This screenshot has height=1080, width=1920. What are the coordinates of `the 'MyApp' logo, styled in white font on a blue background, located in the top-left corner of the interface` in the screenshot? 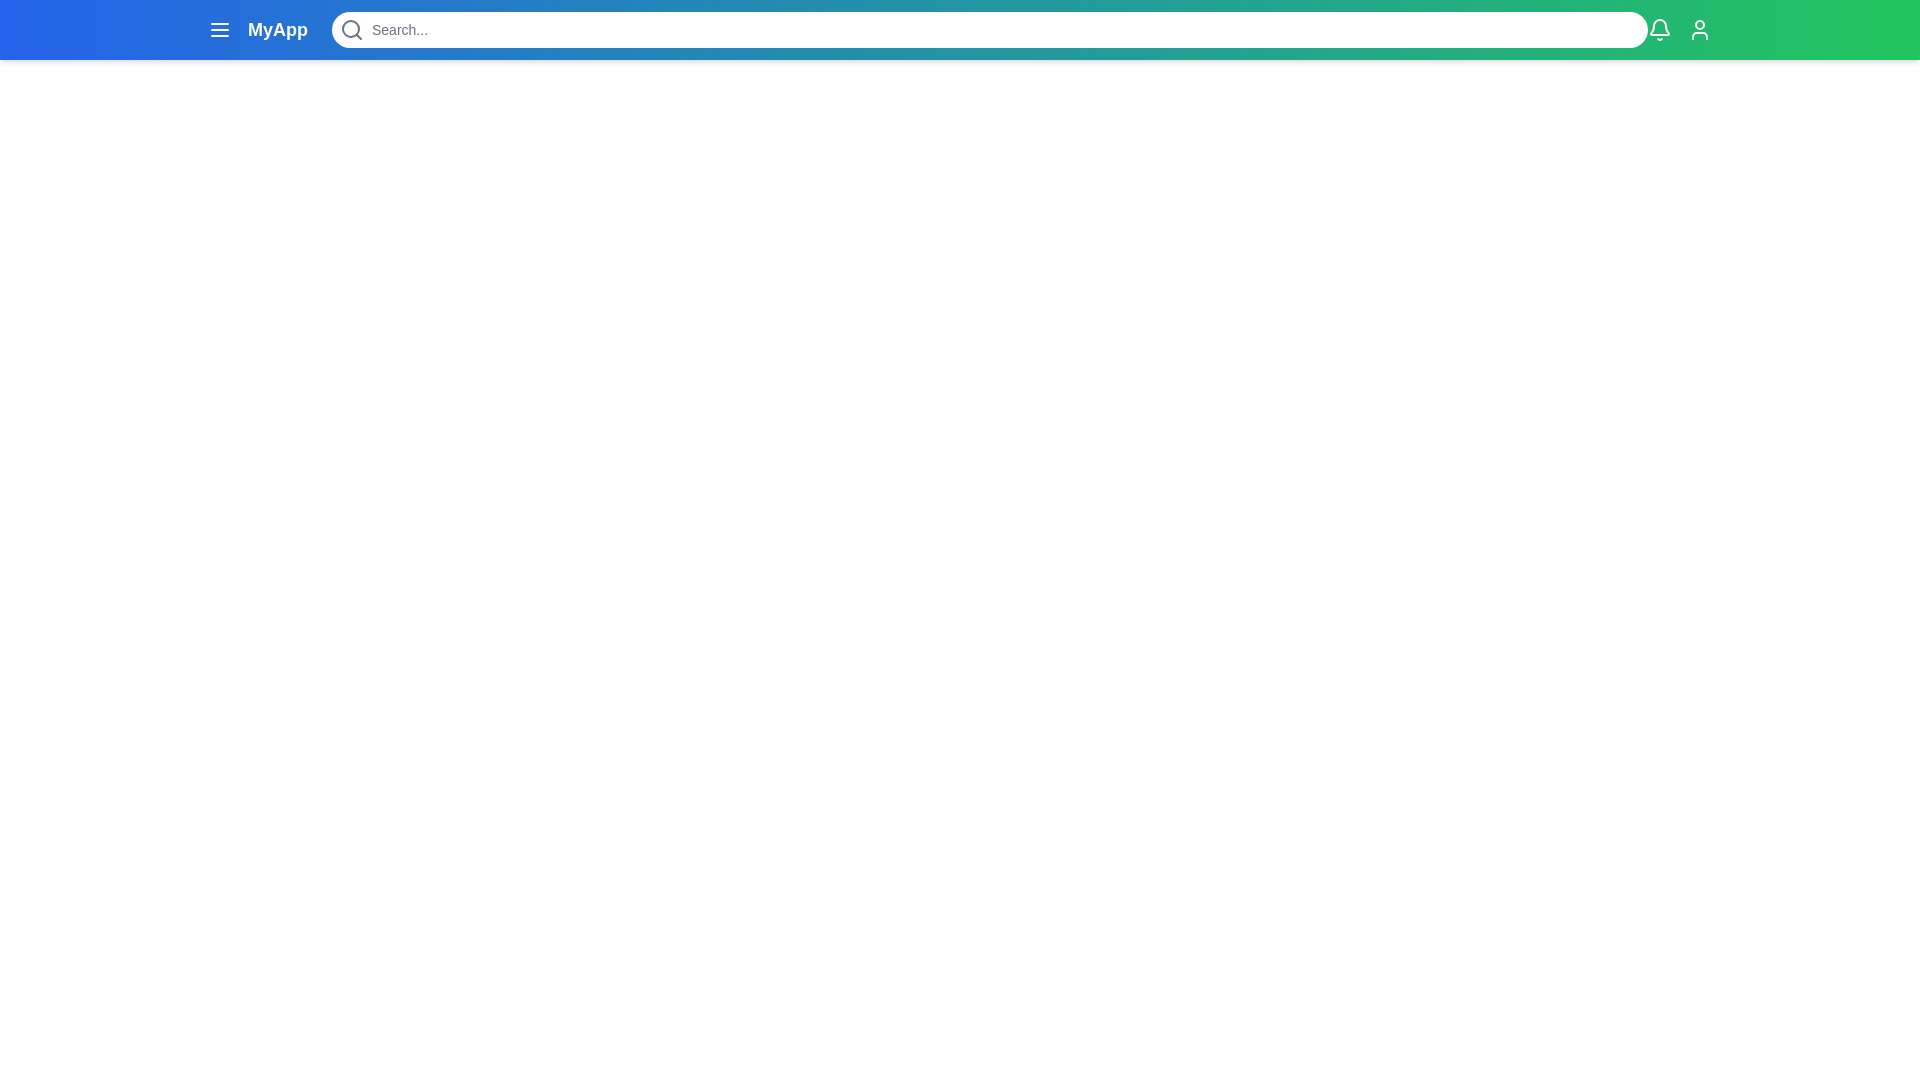 It's located at (257, 30).